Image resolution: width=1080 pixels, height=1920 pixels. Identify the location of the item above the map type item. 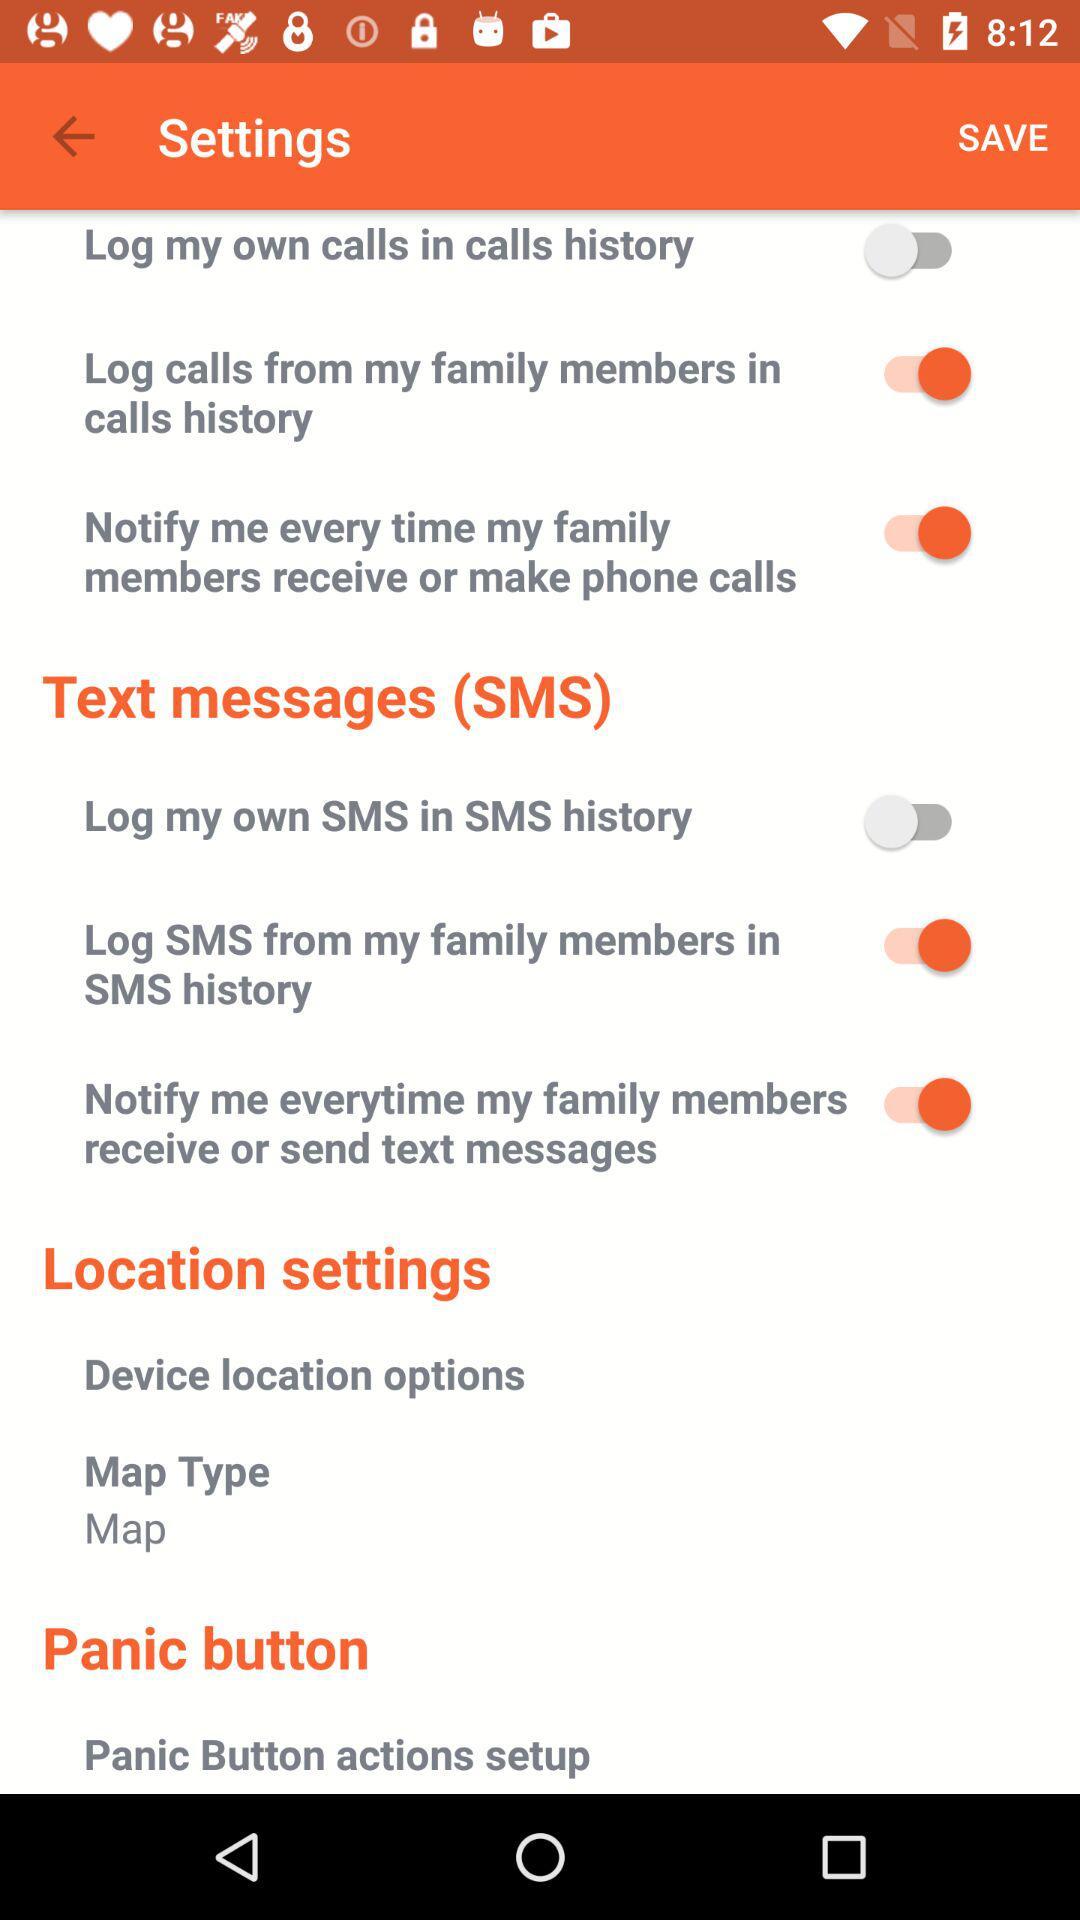
(304, 1372).